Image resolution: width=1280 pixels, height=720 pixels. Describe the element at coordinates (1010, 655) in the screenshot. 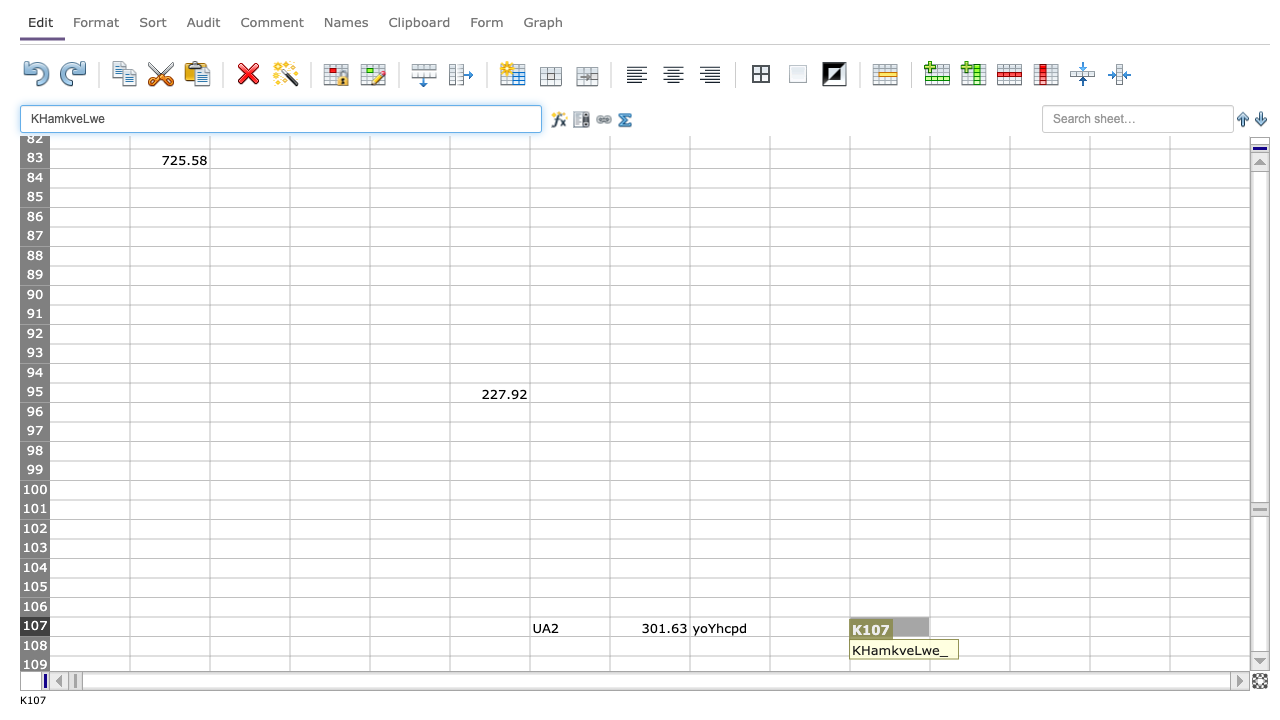

I see `fill handle point of L108` at that location.